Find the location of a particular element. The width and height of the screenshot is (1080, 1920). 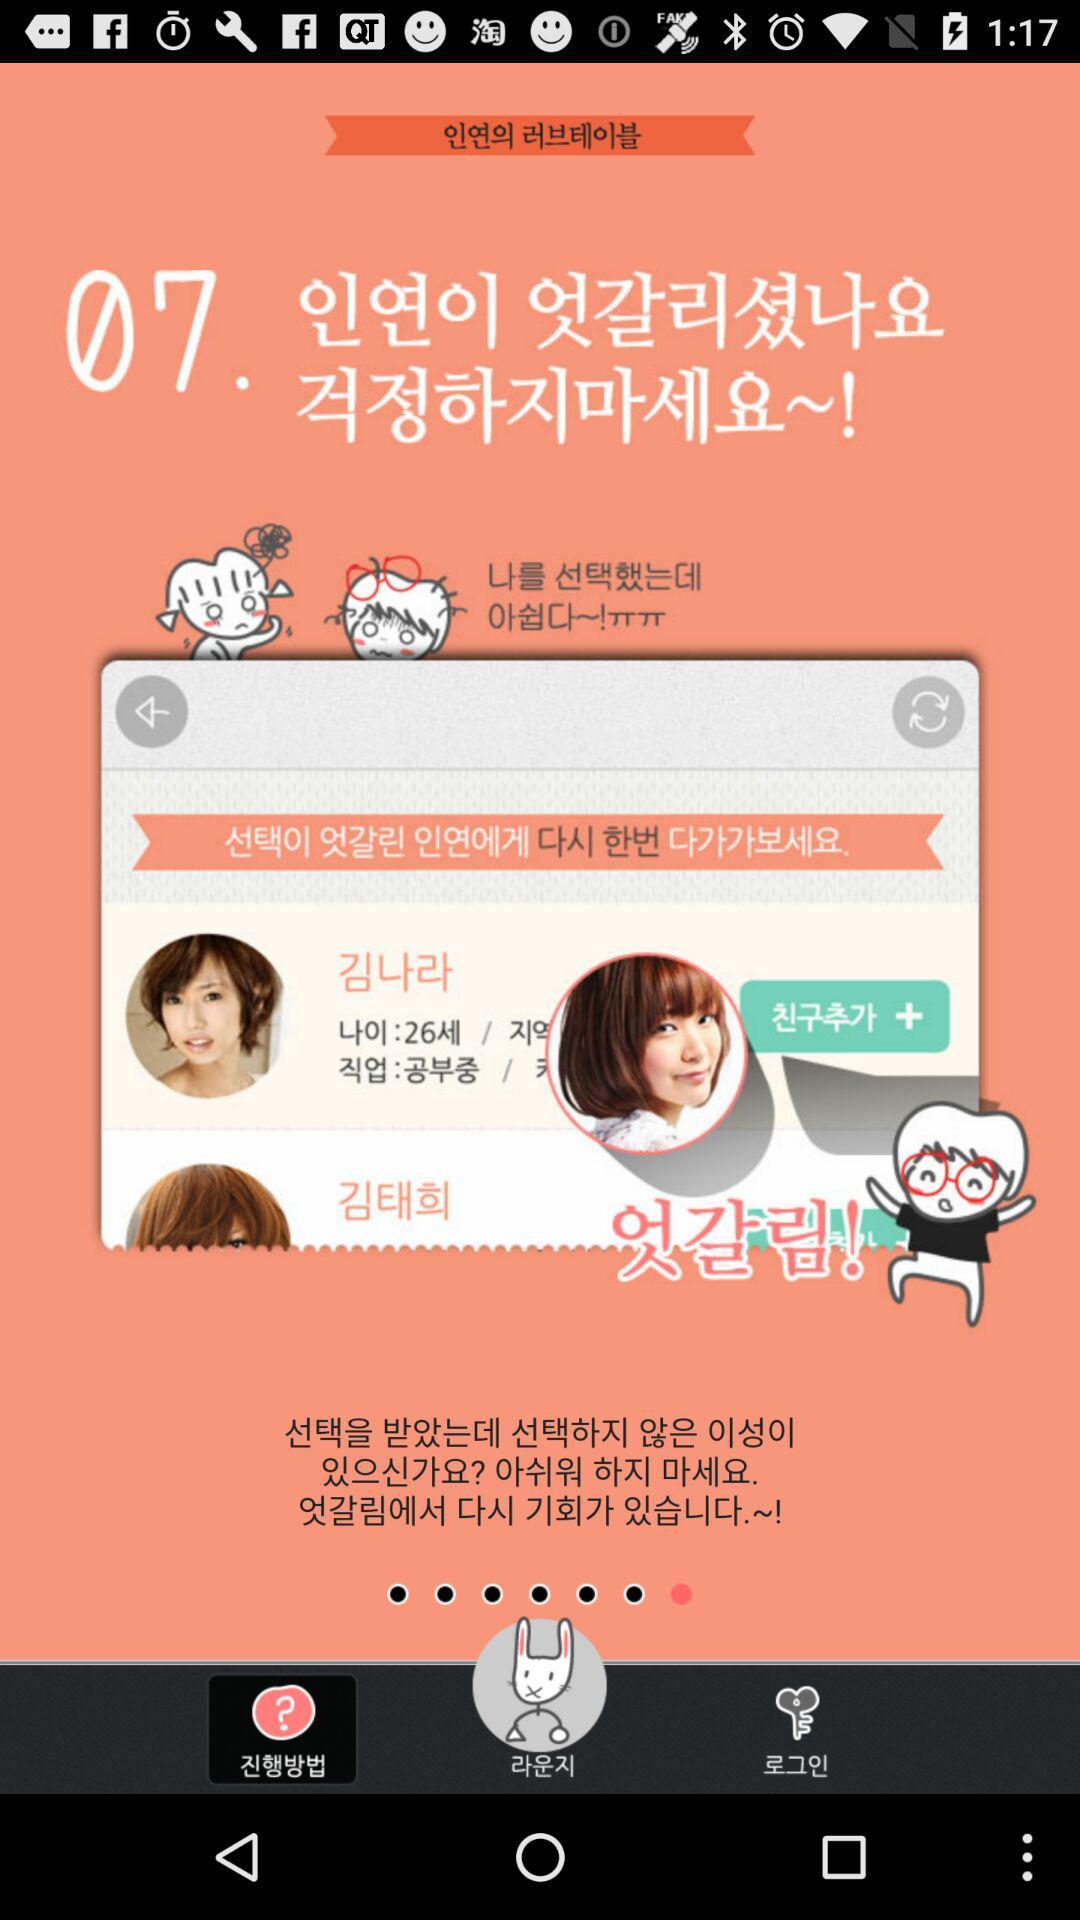

slider is located at coordinates (492, 1593).